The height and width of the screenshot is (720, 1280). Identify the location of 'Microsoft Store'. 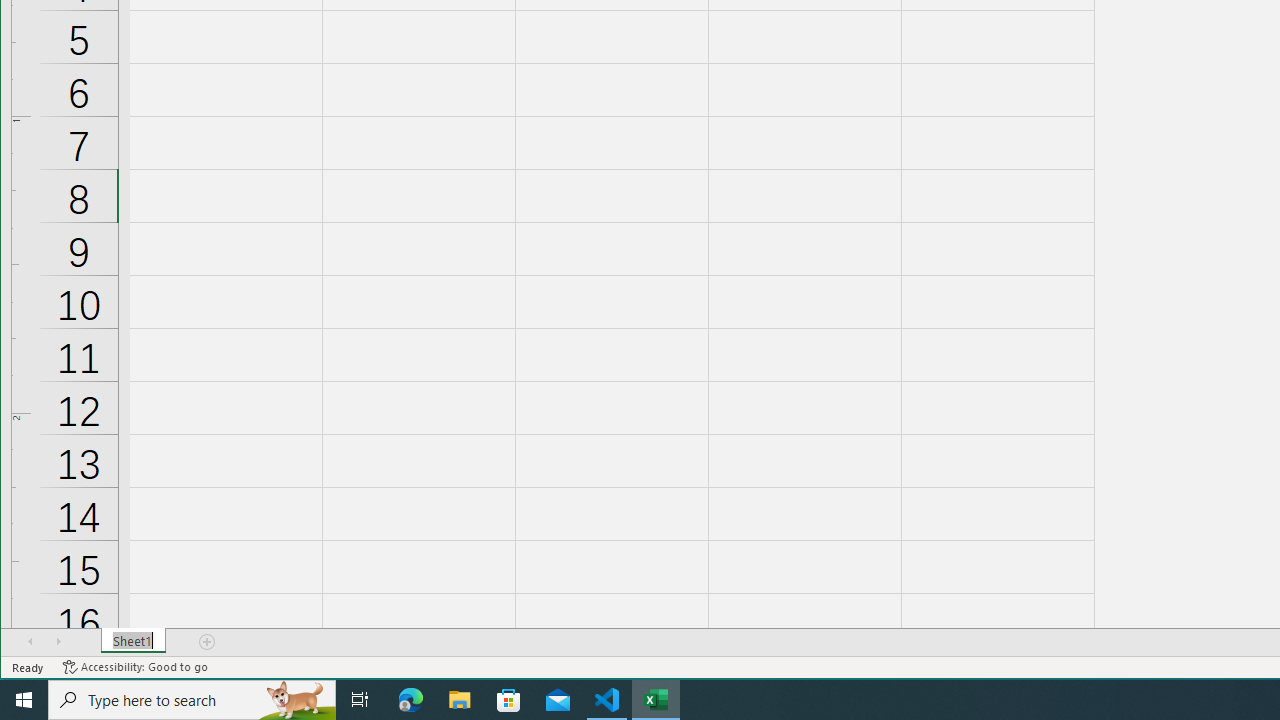
(509, 698).